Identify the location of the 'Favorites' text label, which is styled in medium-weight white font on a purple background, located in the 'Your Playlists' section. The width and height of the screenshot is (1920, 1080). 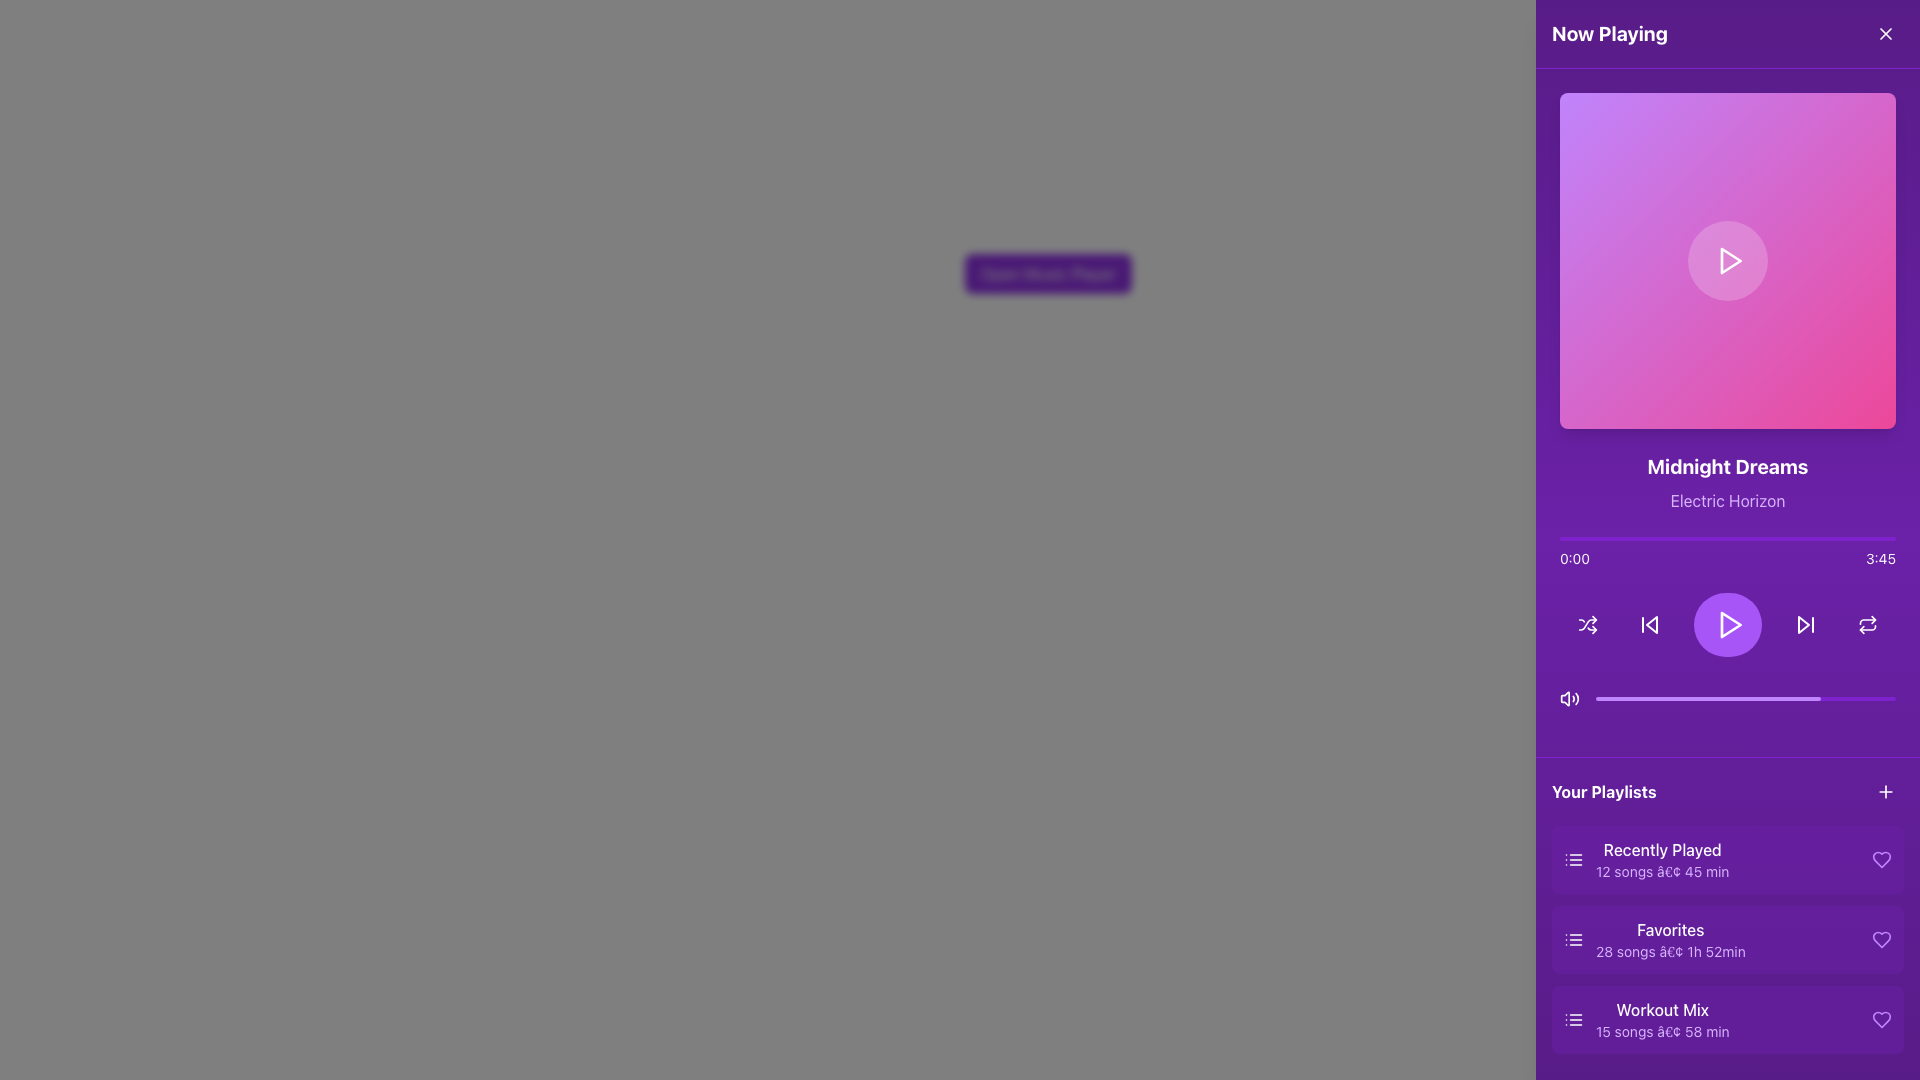
(1670, 929).